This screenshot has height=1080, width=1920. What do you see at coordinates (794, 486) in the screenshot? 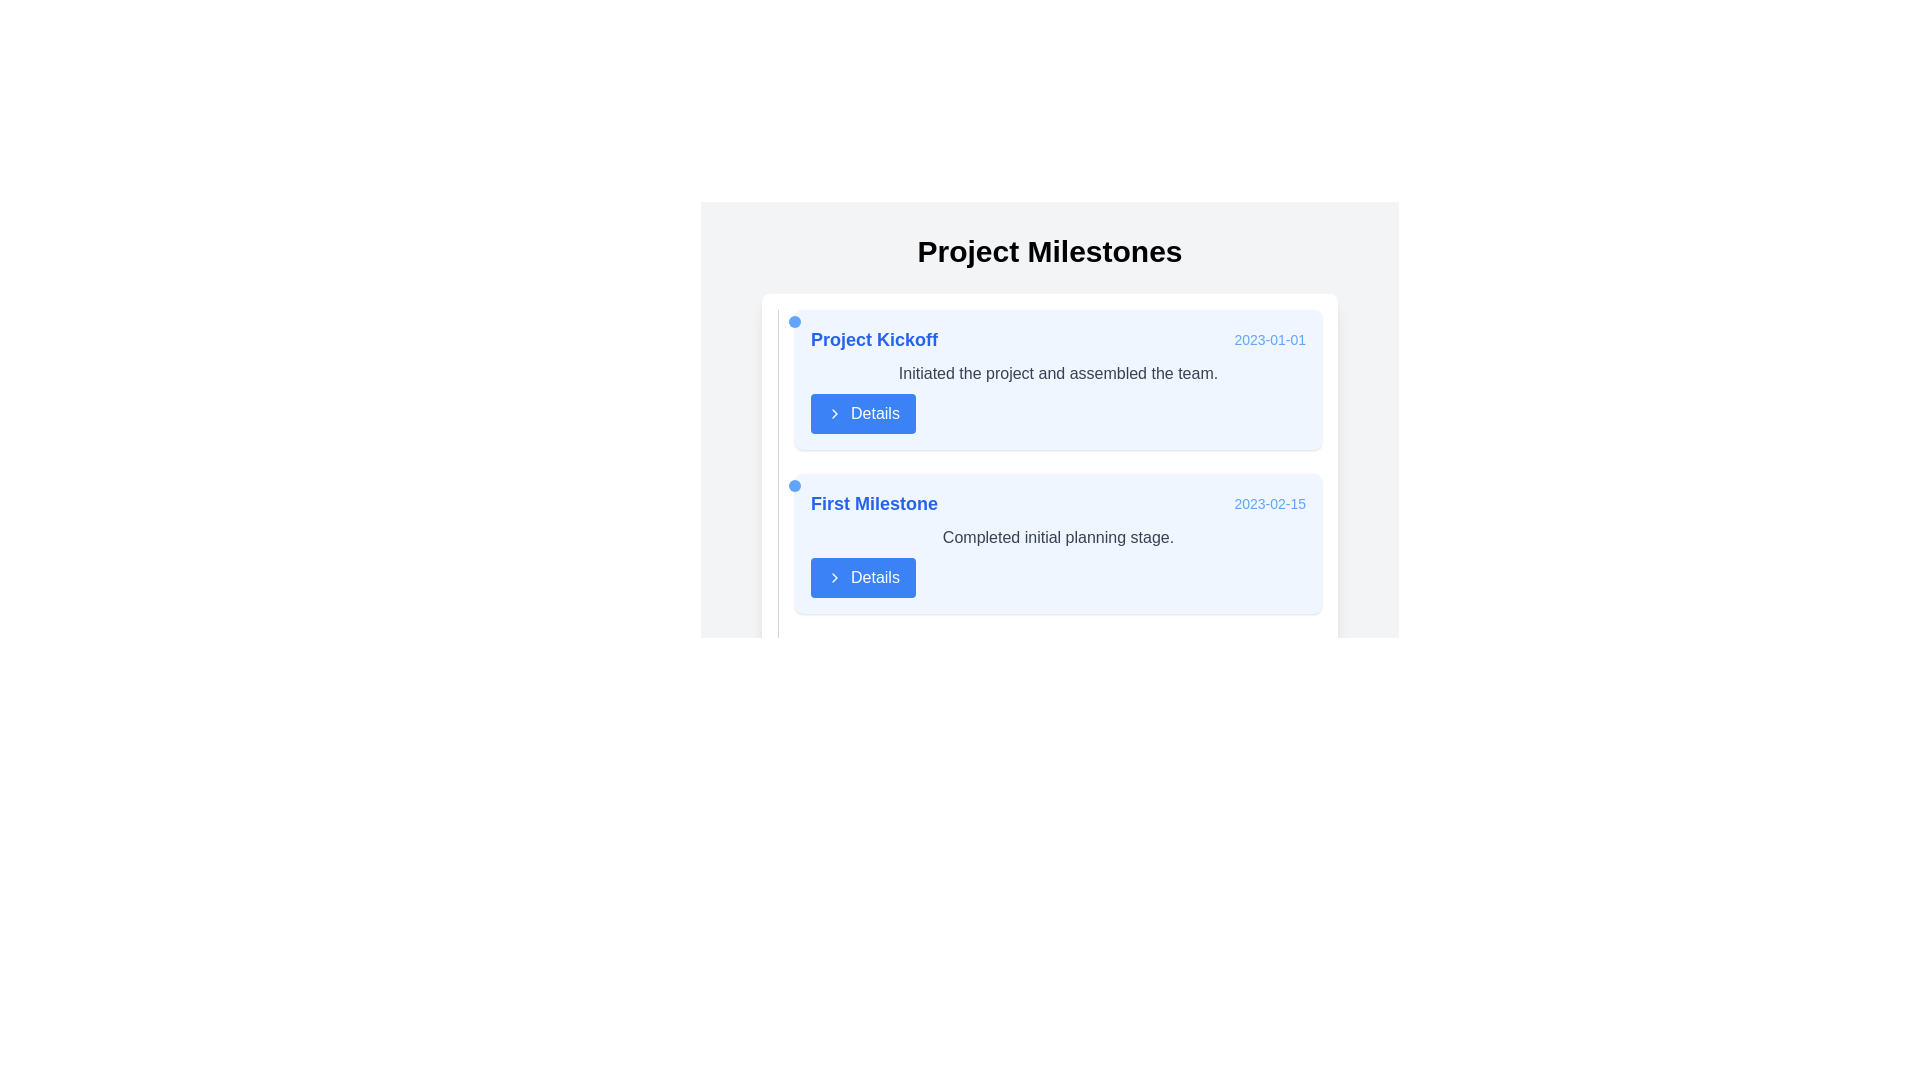
I see `the visual marker located to the left of the 'First Milestone' heading in the 'Project Milestones' section` at bounding box center [794, 486].